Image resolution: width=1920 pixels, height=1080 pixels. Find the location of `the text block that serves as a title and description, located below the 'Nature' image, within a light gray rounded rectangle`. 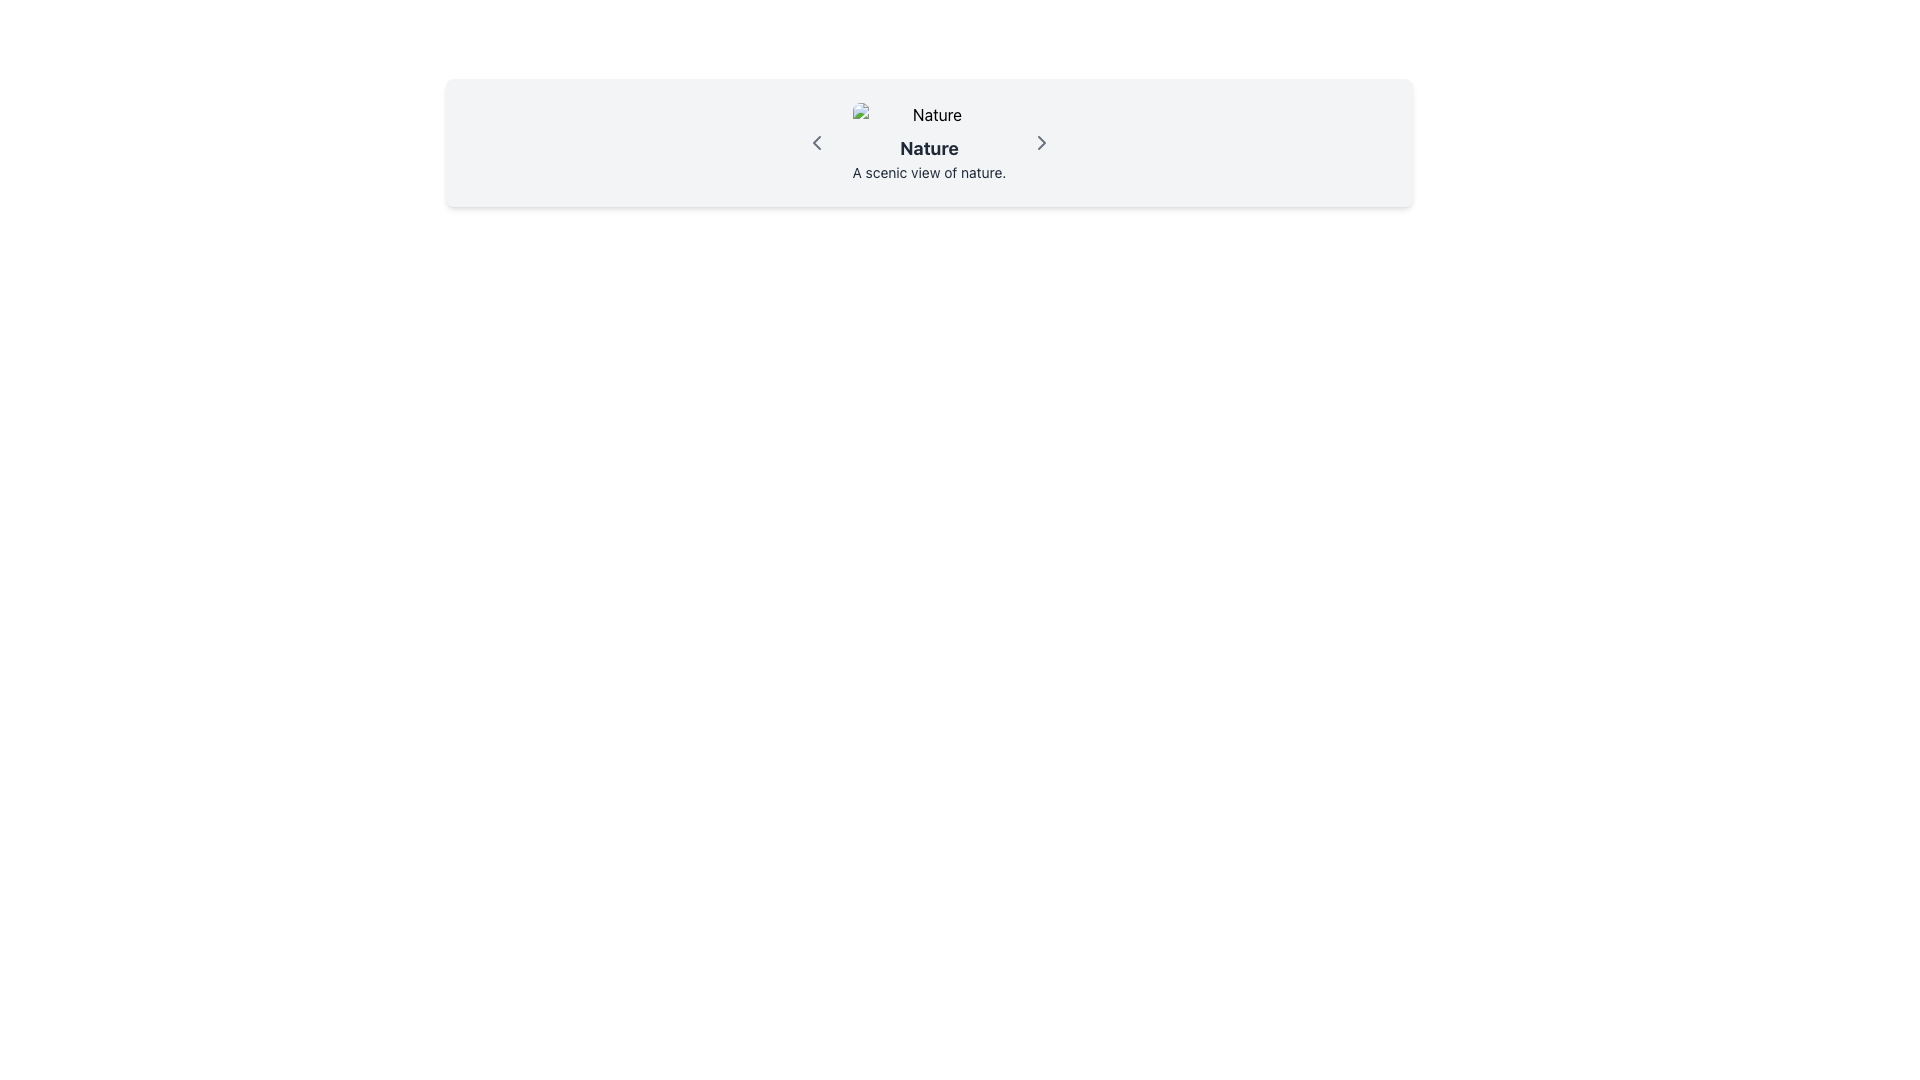

the text block that serves as a title and description, located below the 'Nature' image, within a light gray rounded rectangle is located at coordinates (928, 141).